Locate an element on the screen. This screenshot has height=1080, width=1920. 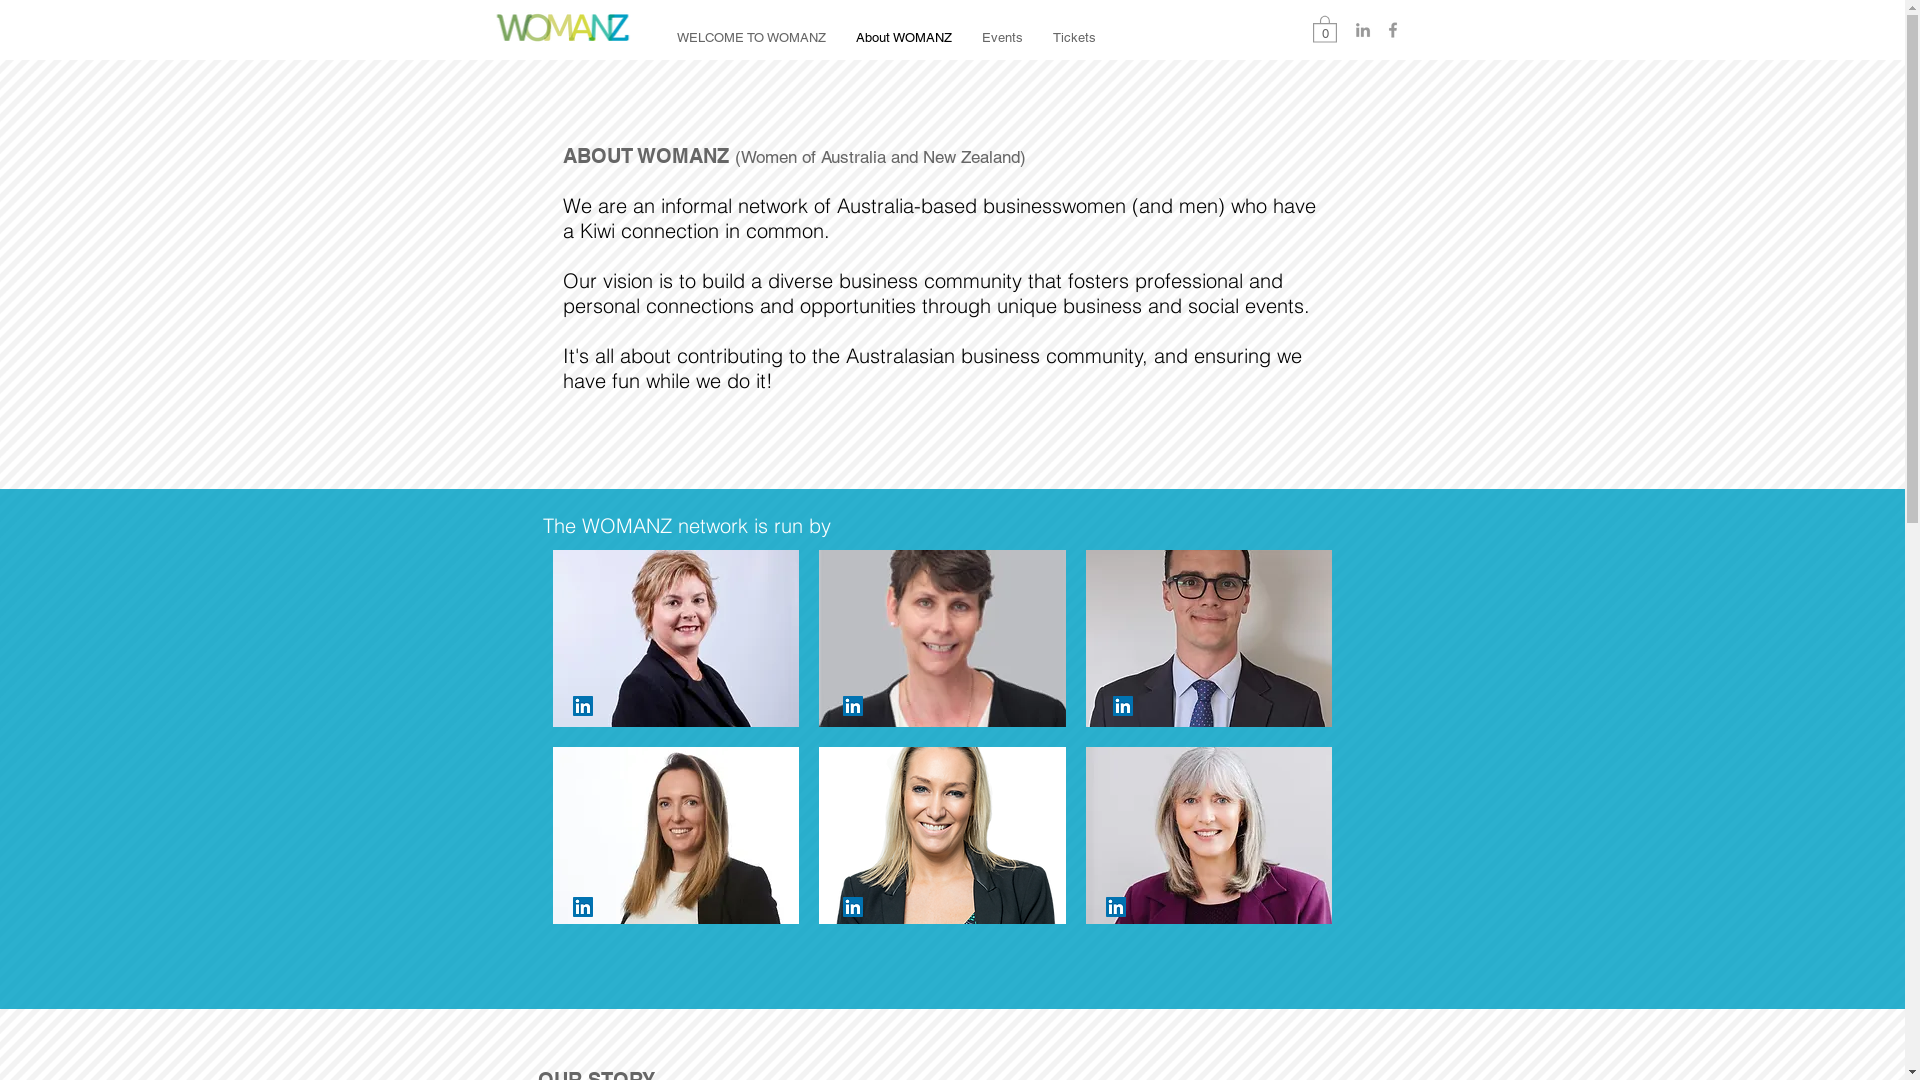
'0' is located at coordinates (1324, 28).